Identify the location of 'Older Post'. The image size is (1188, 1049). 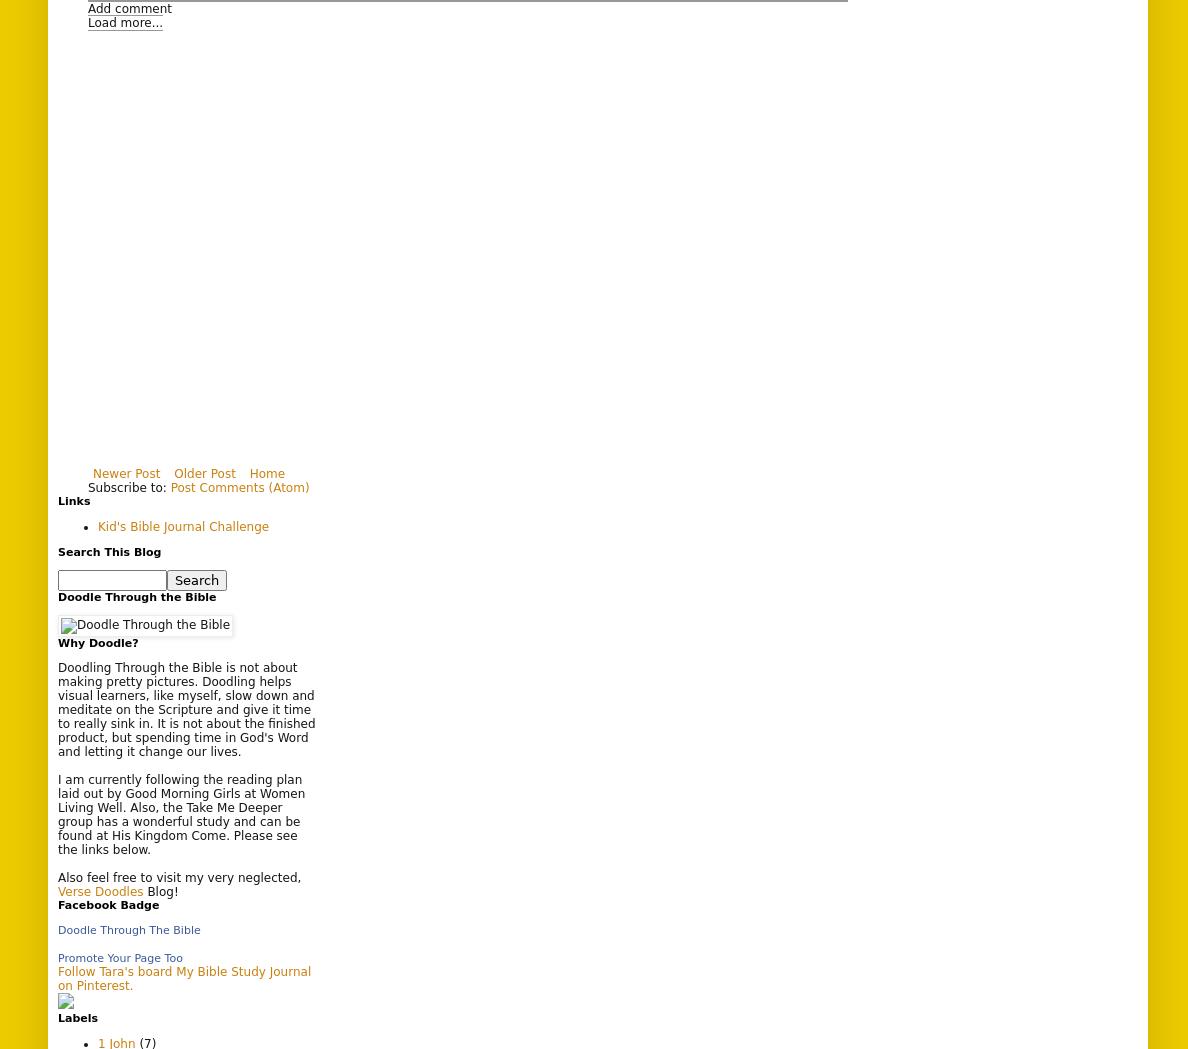
(174, 472).